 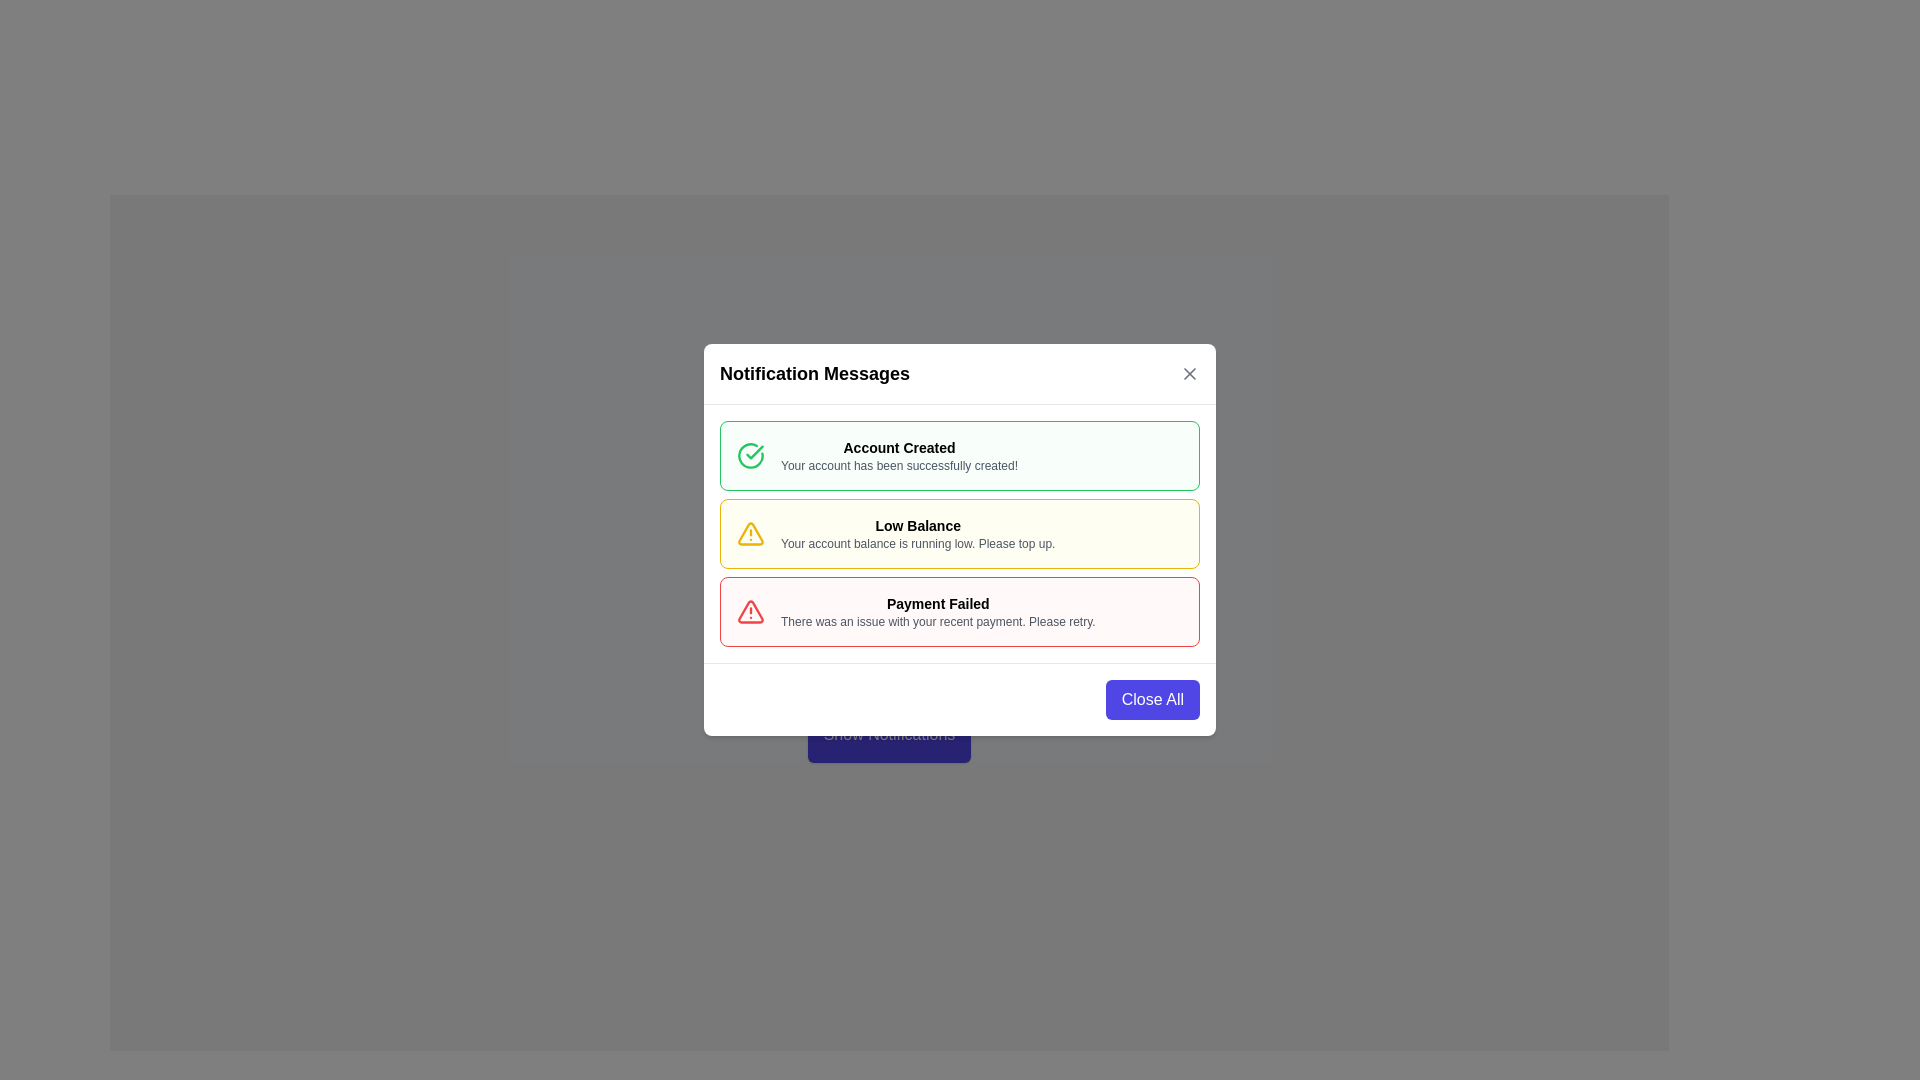 I want to click on the yellow triangular alert icon with an exclamation mark located in the 'Low Balance' notification box, positioned to the left of the text content, so click(x=749, y=532).